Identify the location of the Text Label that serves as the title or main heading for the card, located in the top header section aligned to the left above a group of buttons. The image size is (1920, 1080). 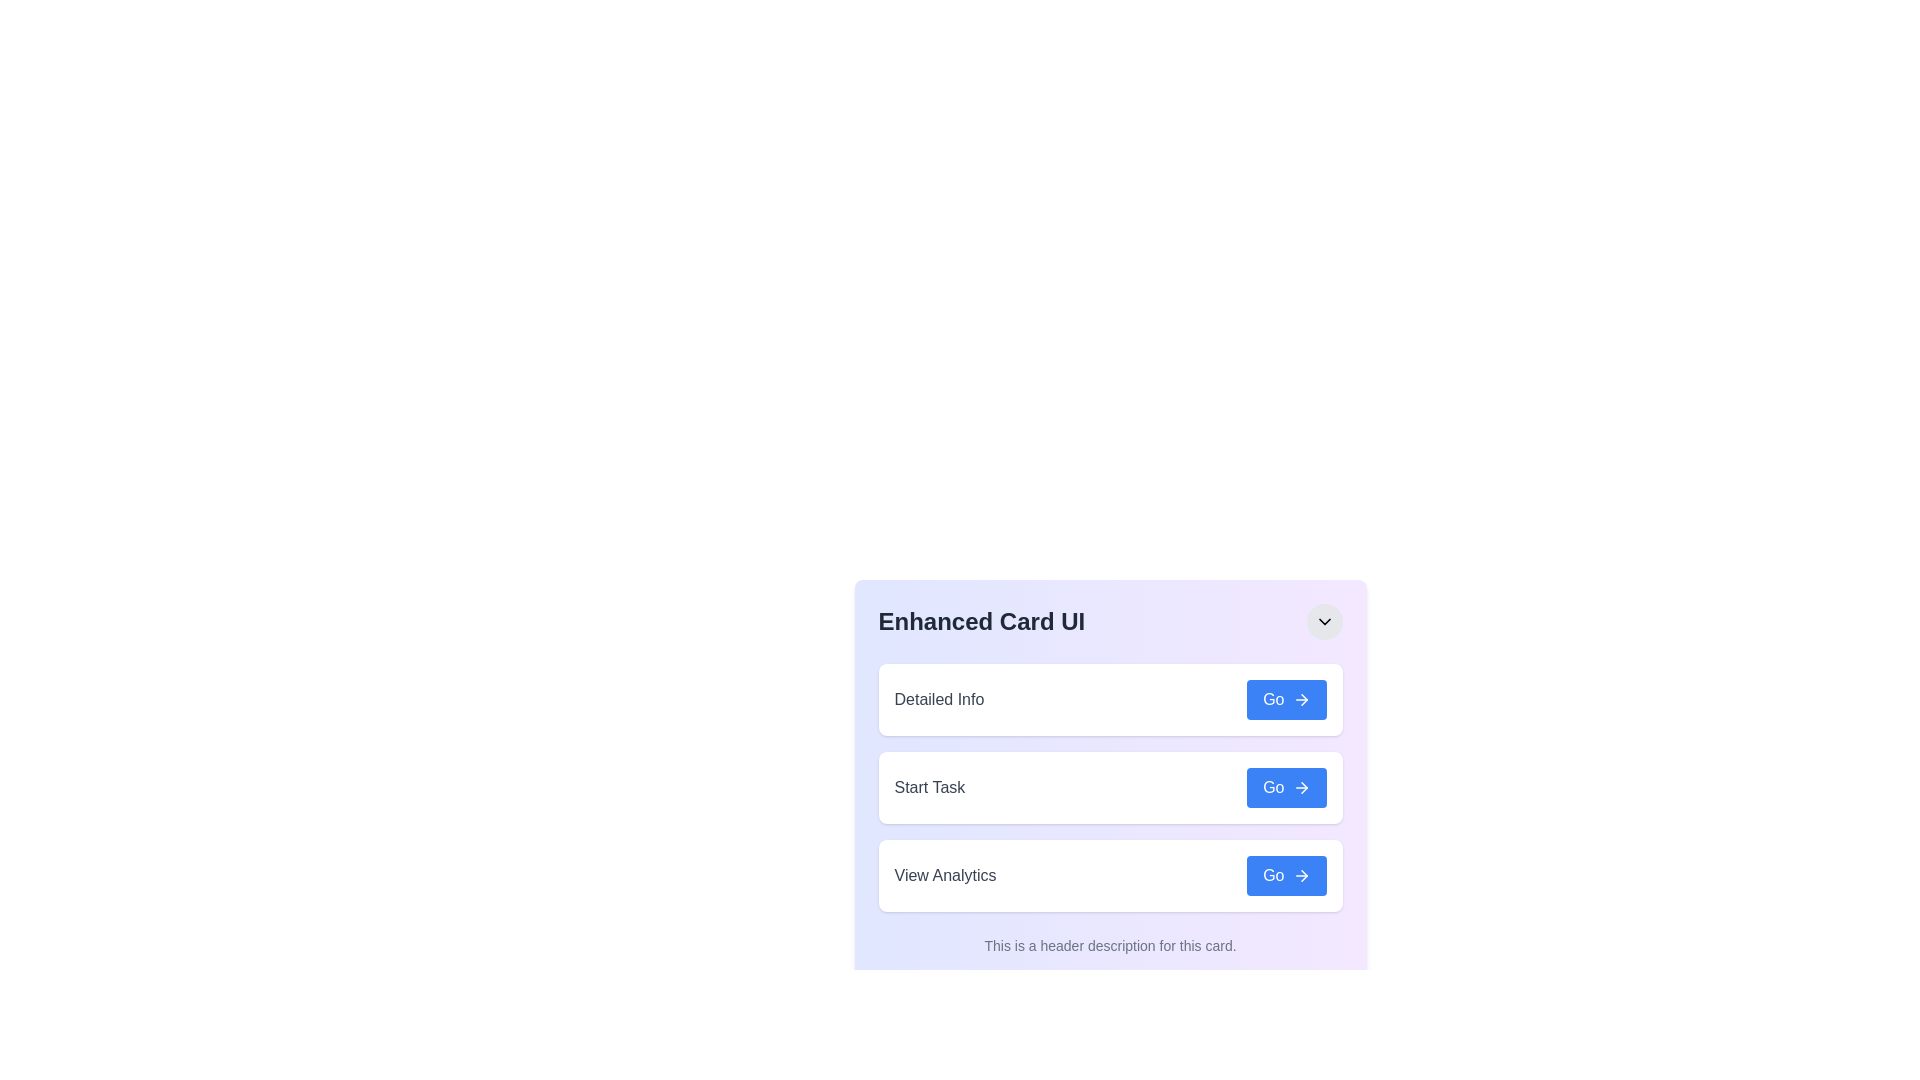
(981, 620).